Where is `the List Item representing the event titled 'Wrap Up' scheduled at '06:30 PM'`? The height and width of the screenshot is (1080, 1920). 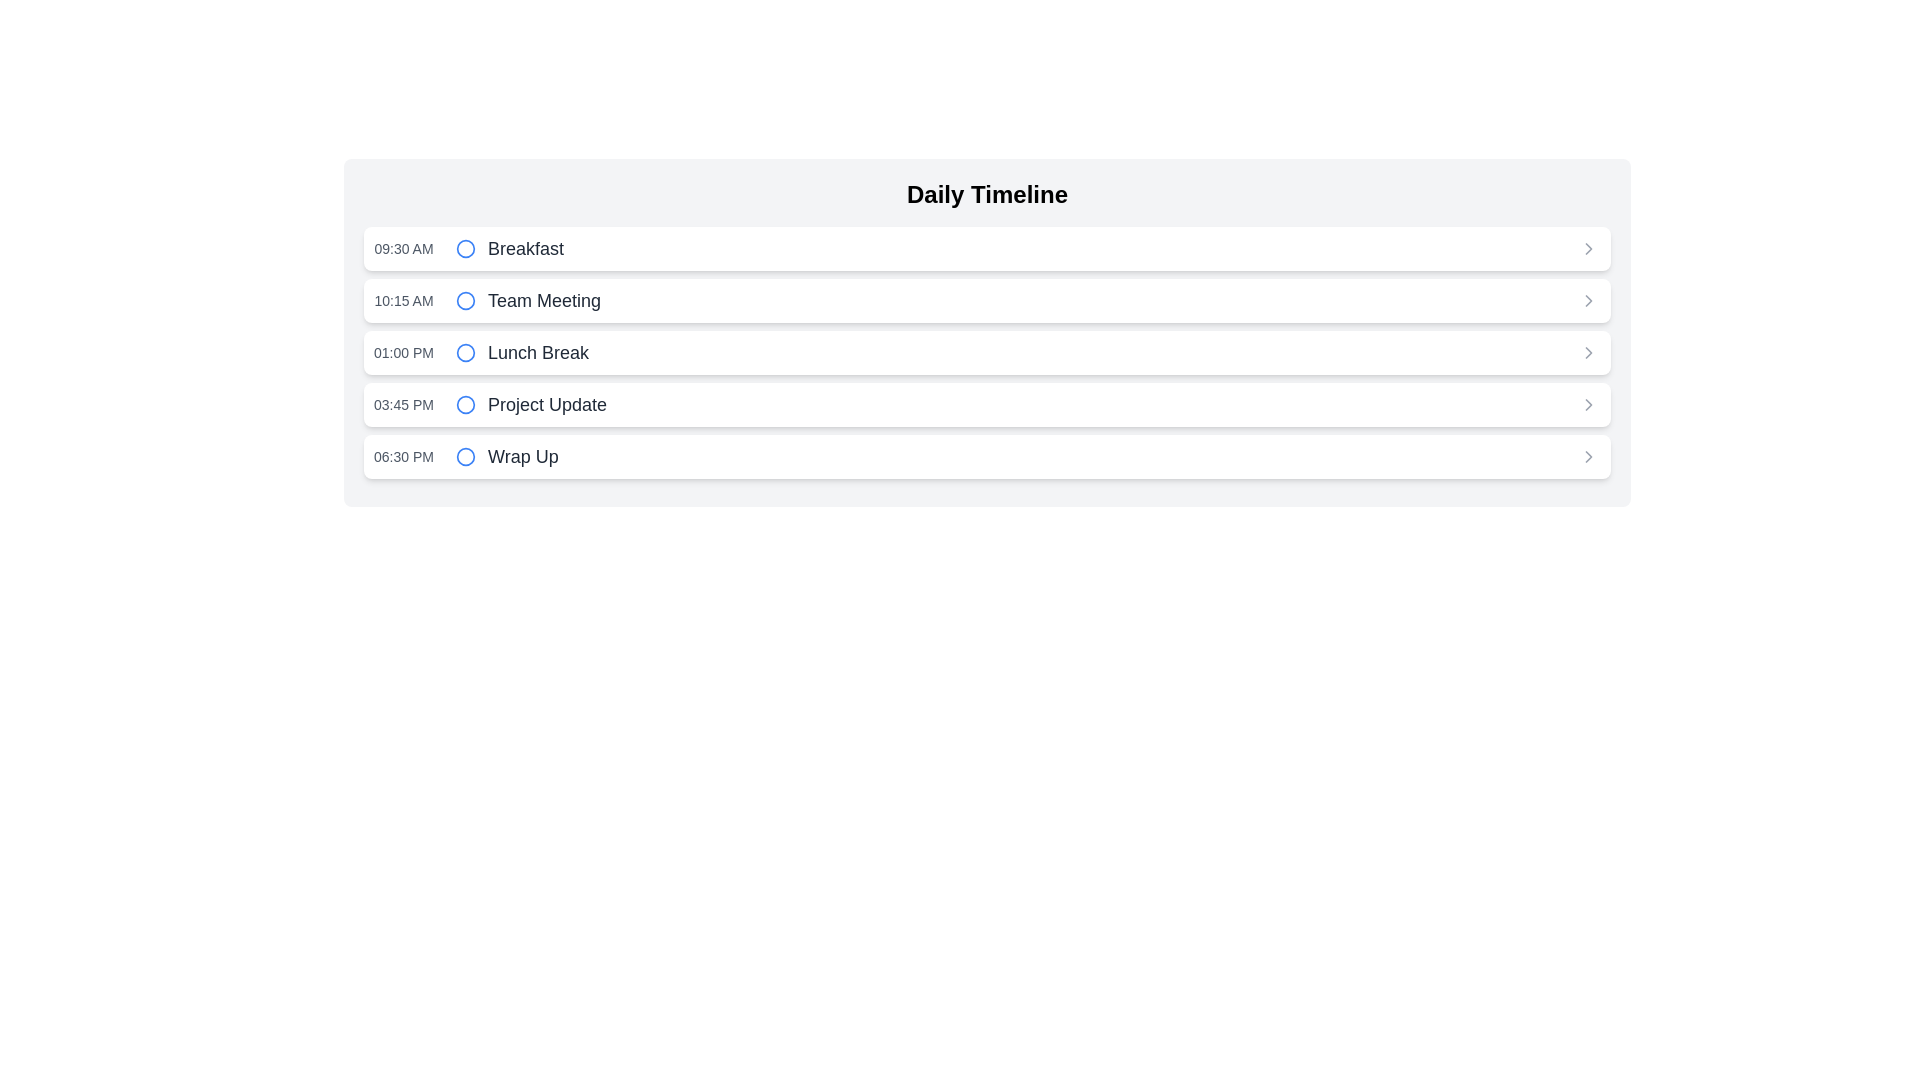
the List Item representing the event titled 'Wrap Up' scheduled at '06:30 PM' is located at coordinates (987, 456).